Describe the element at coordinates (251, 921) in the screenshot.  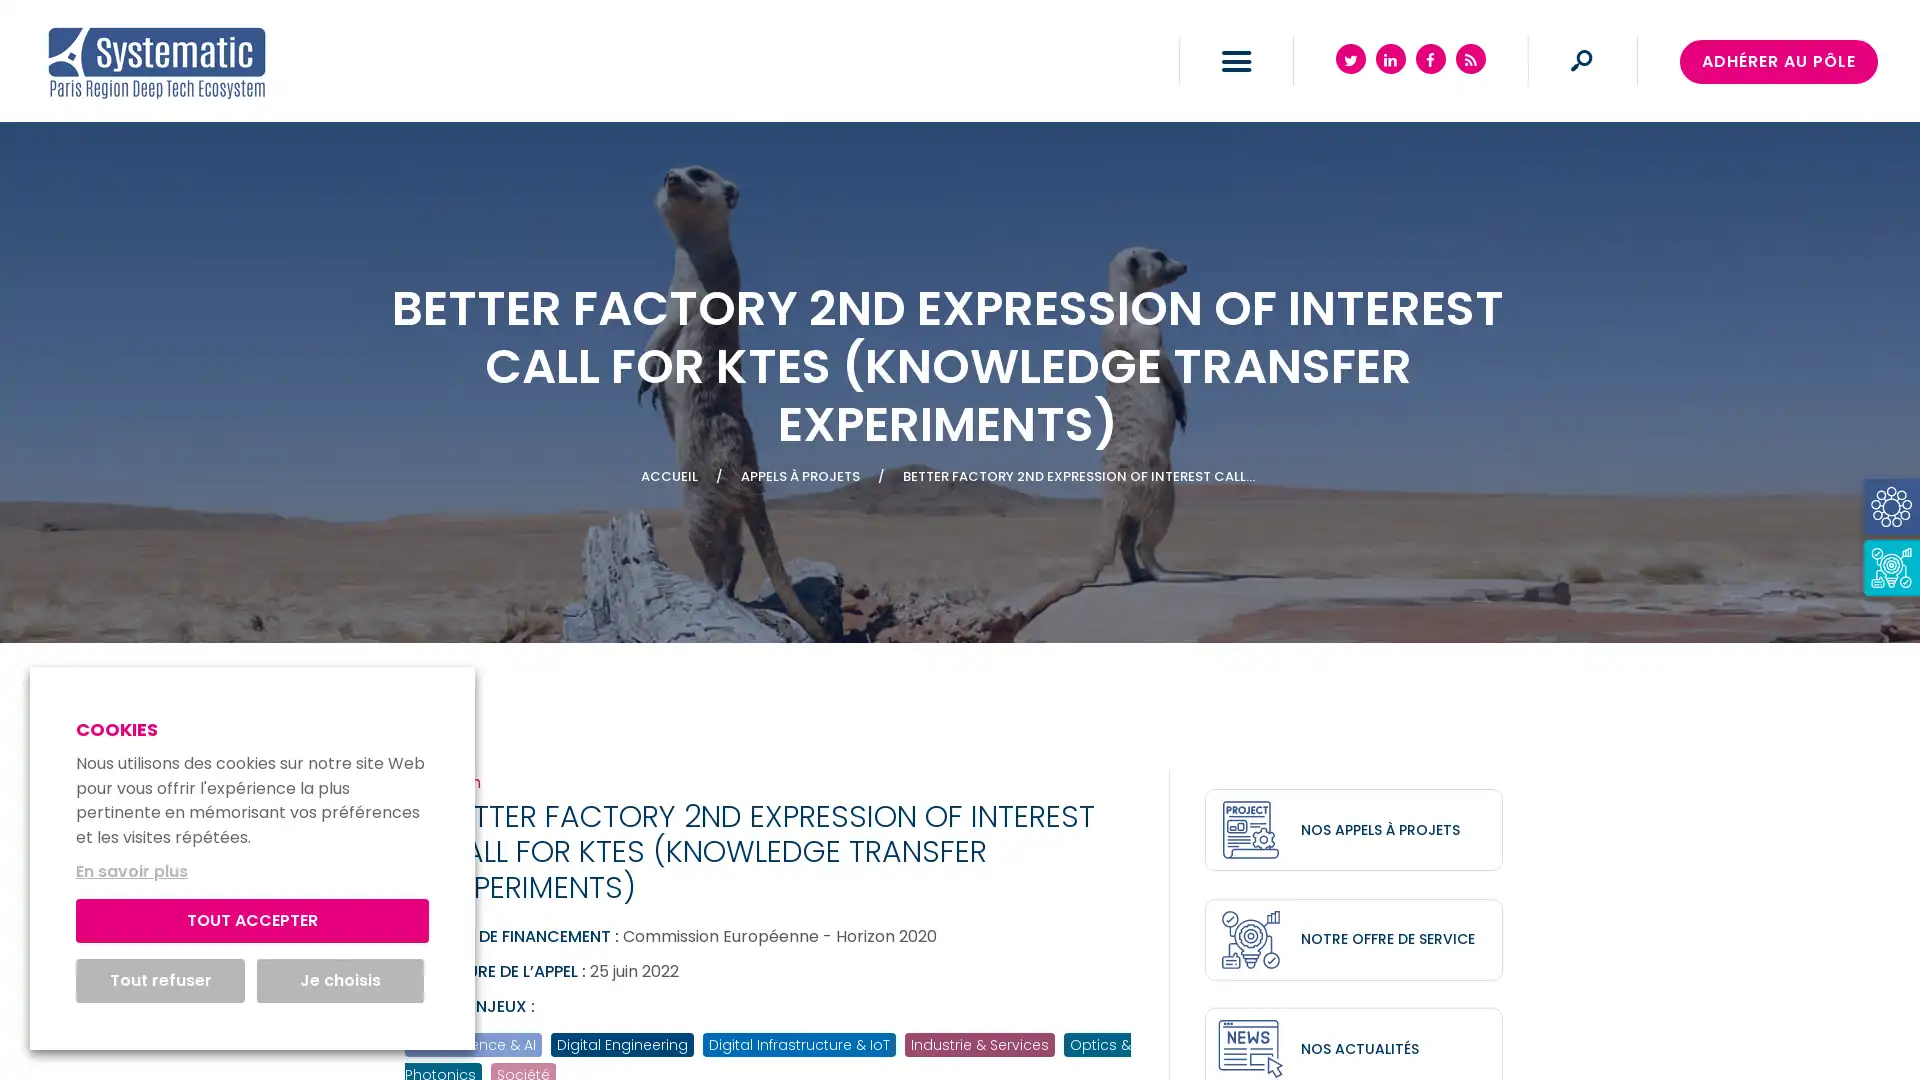
I see `TOUT ACCEPTER` at that location.